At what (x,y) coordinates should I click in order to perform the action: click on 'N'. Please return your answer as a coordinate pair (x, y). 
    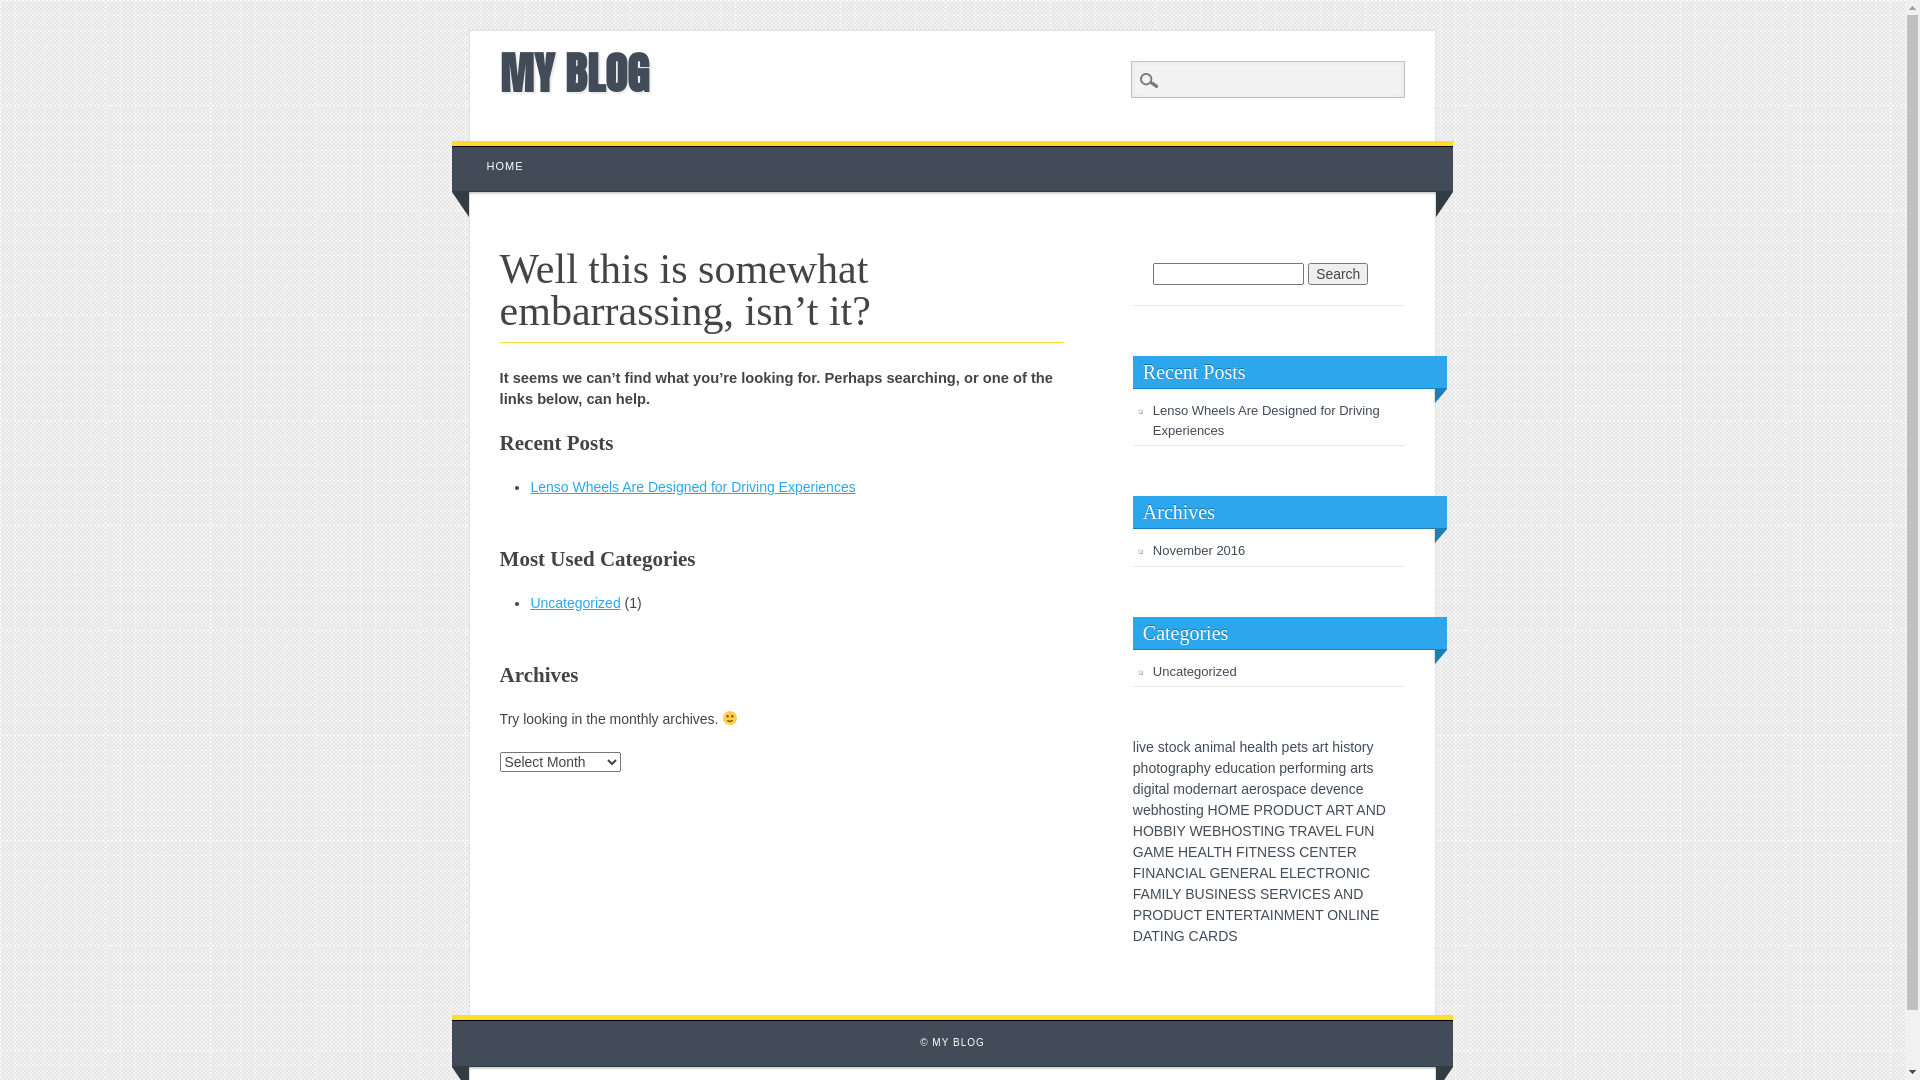
    Looking at the image, I should click on (1367, 830).